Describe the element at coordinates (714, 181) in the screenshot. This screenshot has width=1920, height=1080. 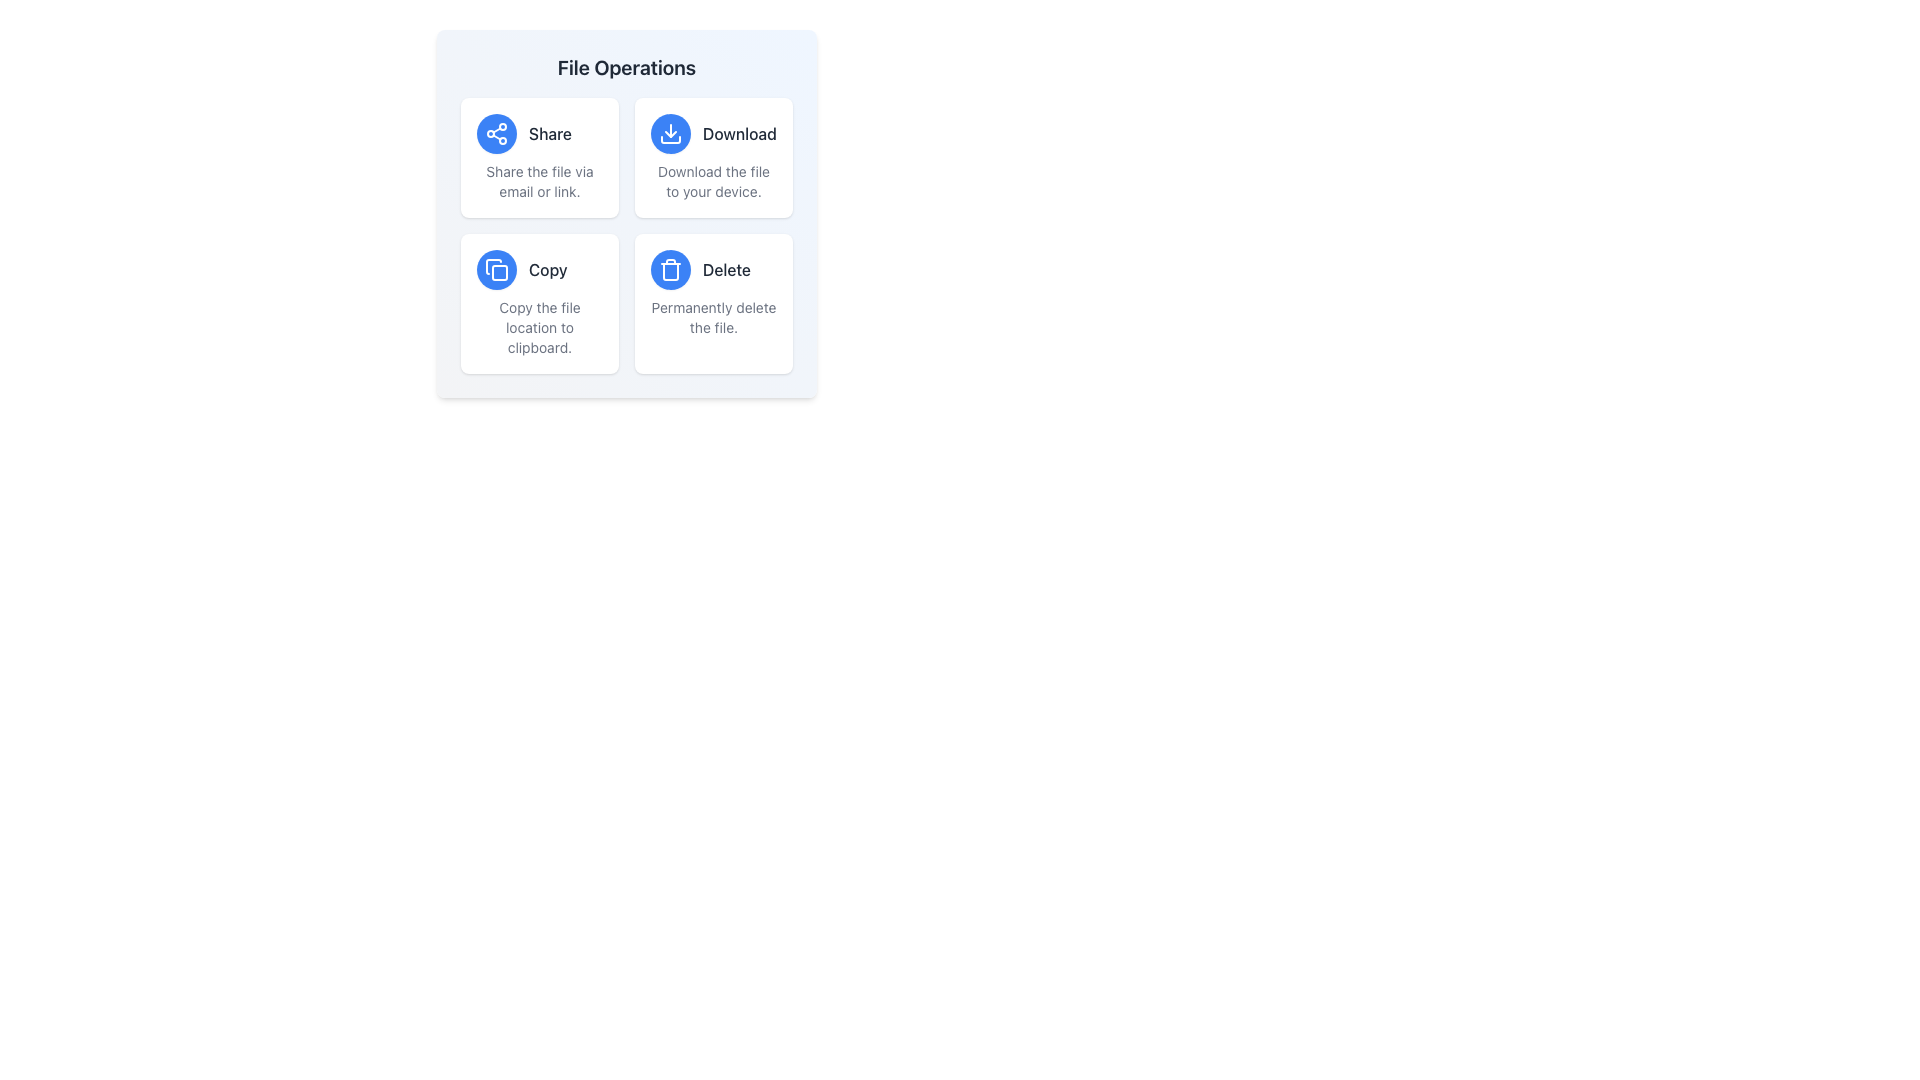
I see `the static text label that provides guidance related to the 'Download' functionality, which is located below the 'Download' text and icon in the 'Download' card` at that location.